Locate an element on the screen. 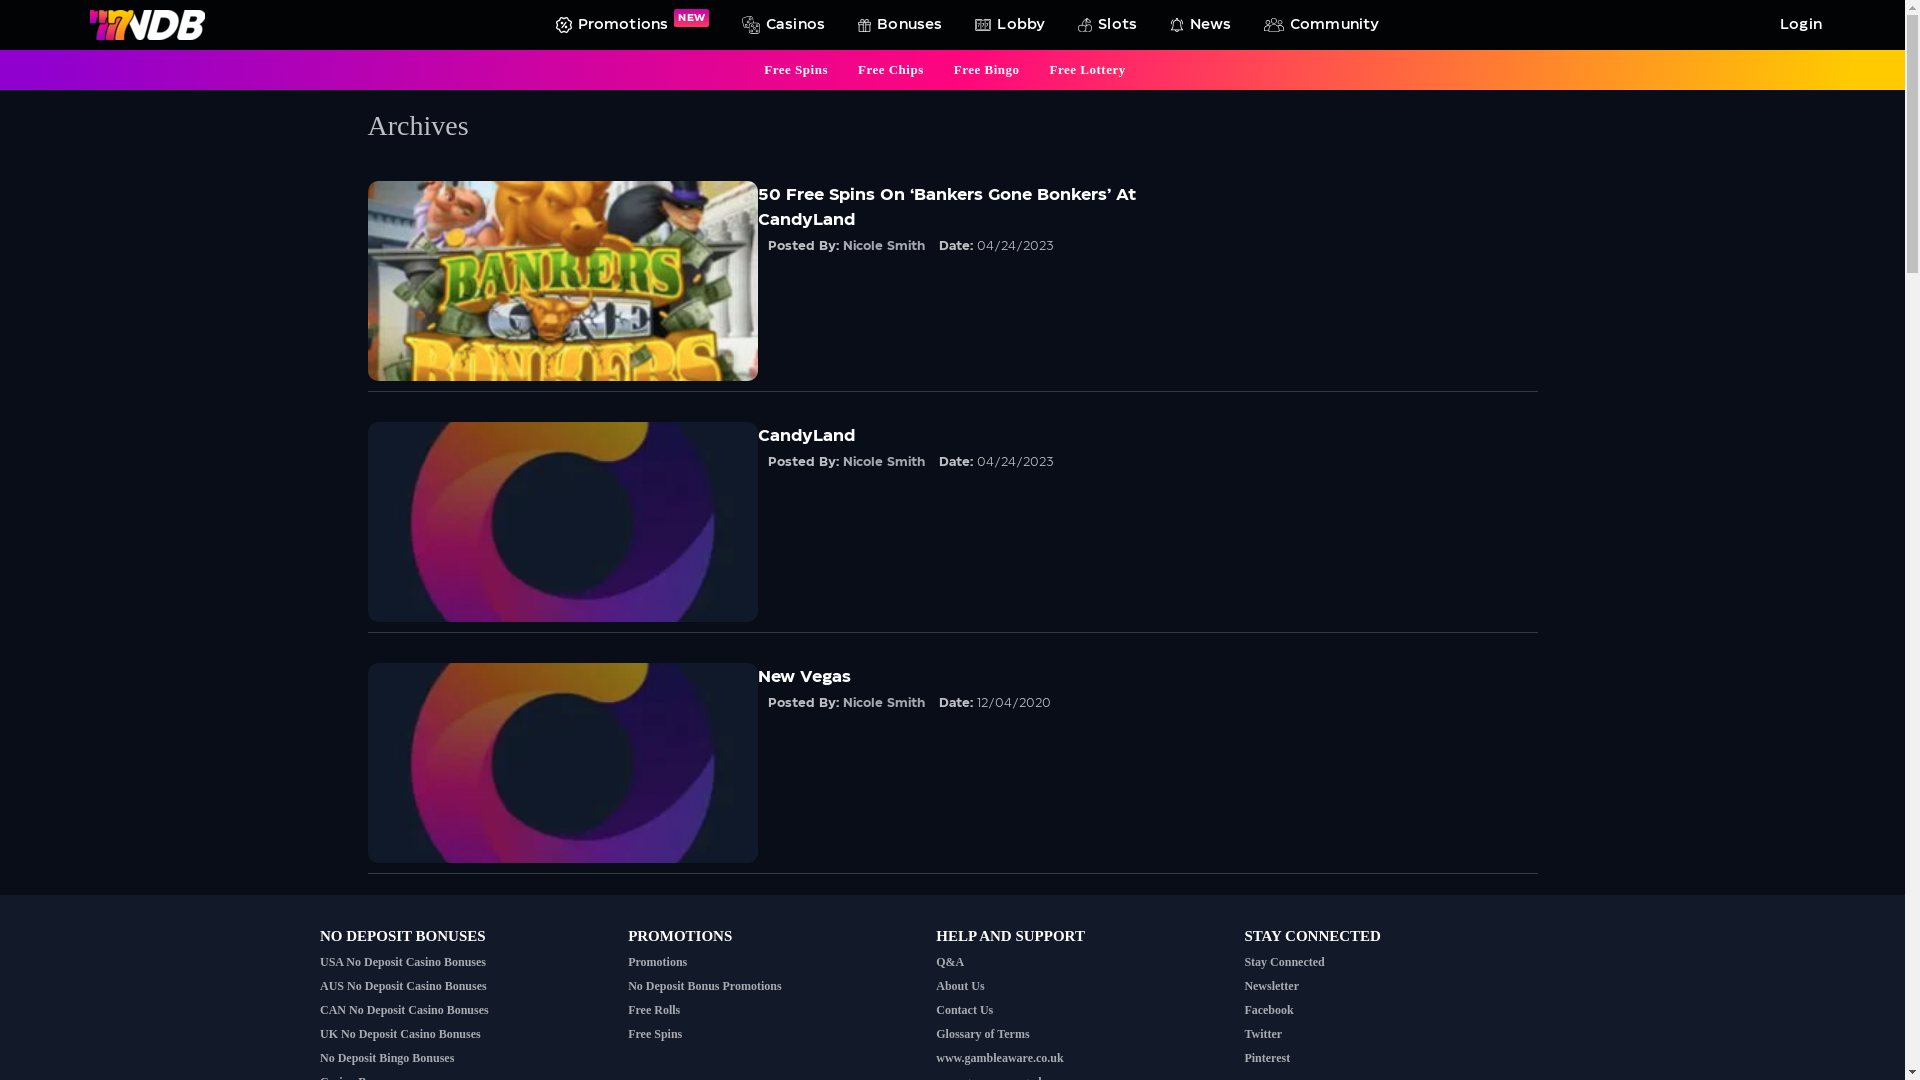 The width and height of the screenshot is (1920, 1080). 'Free Bingo' is located at coordinates (953, 68).